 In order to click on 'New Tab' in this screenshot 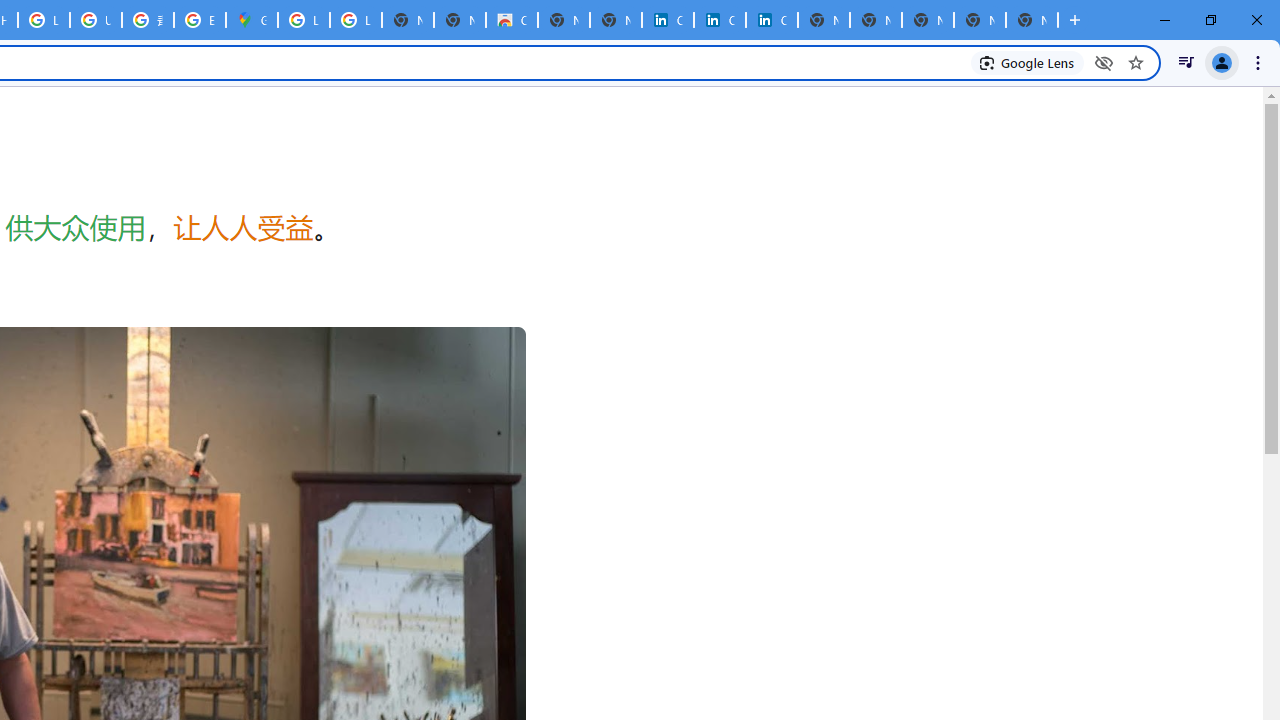, I will do `click(1032, 20)`.